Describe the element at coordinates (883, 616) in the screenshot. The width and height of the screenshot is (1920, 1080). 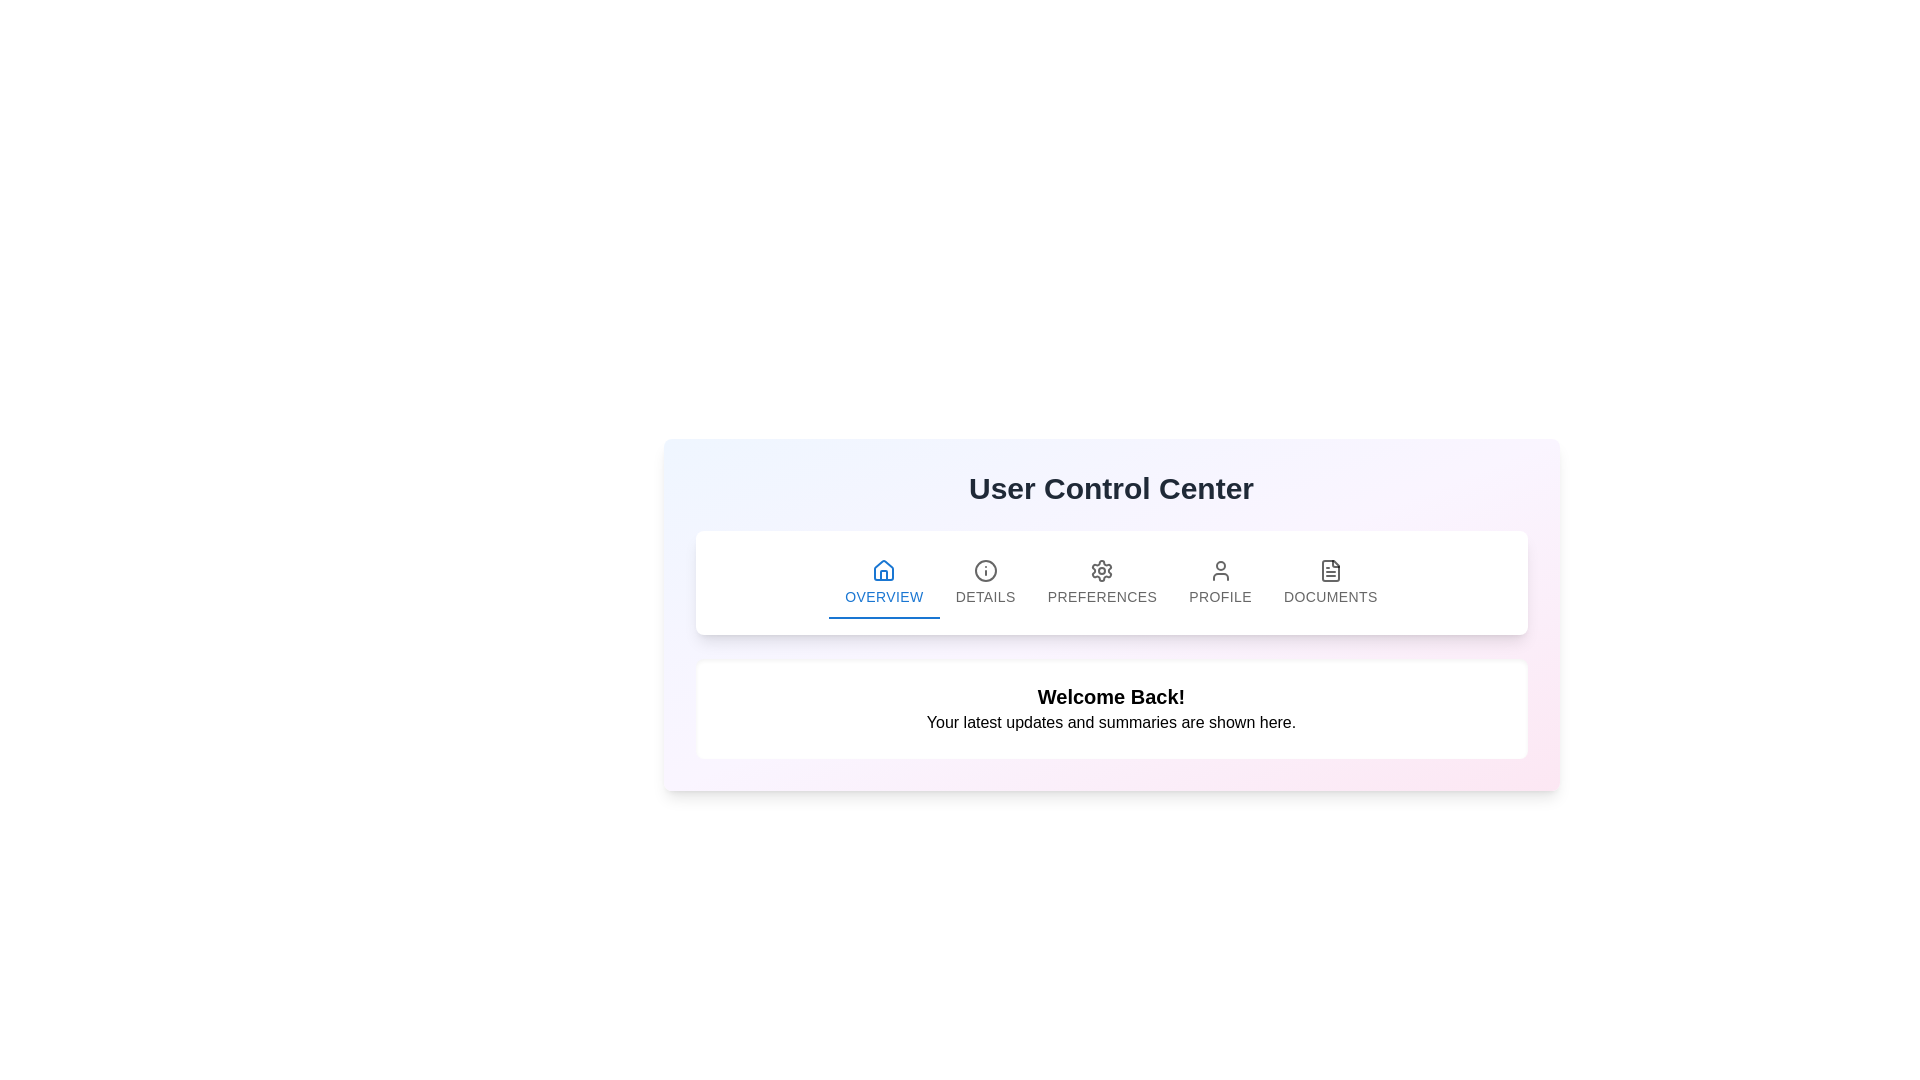
I see `the indicator that highlights the currently active tab located beneath the 'Overview' tab in the navigation bar` at that location.